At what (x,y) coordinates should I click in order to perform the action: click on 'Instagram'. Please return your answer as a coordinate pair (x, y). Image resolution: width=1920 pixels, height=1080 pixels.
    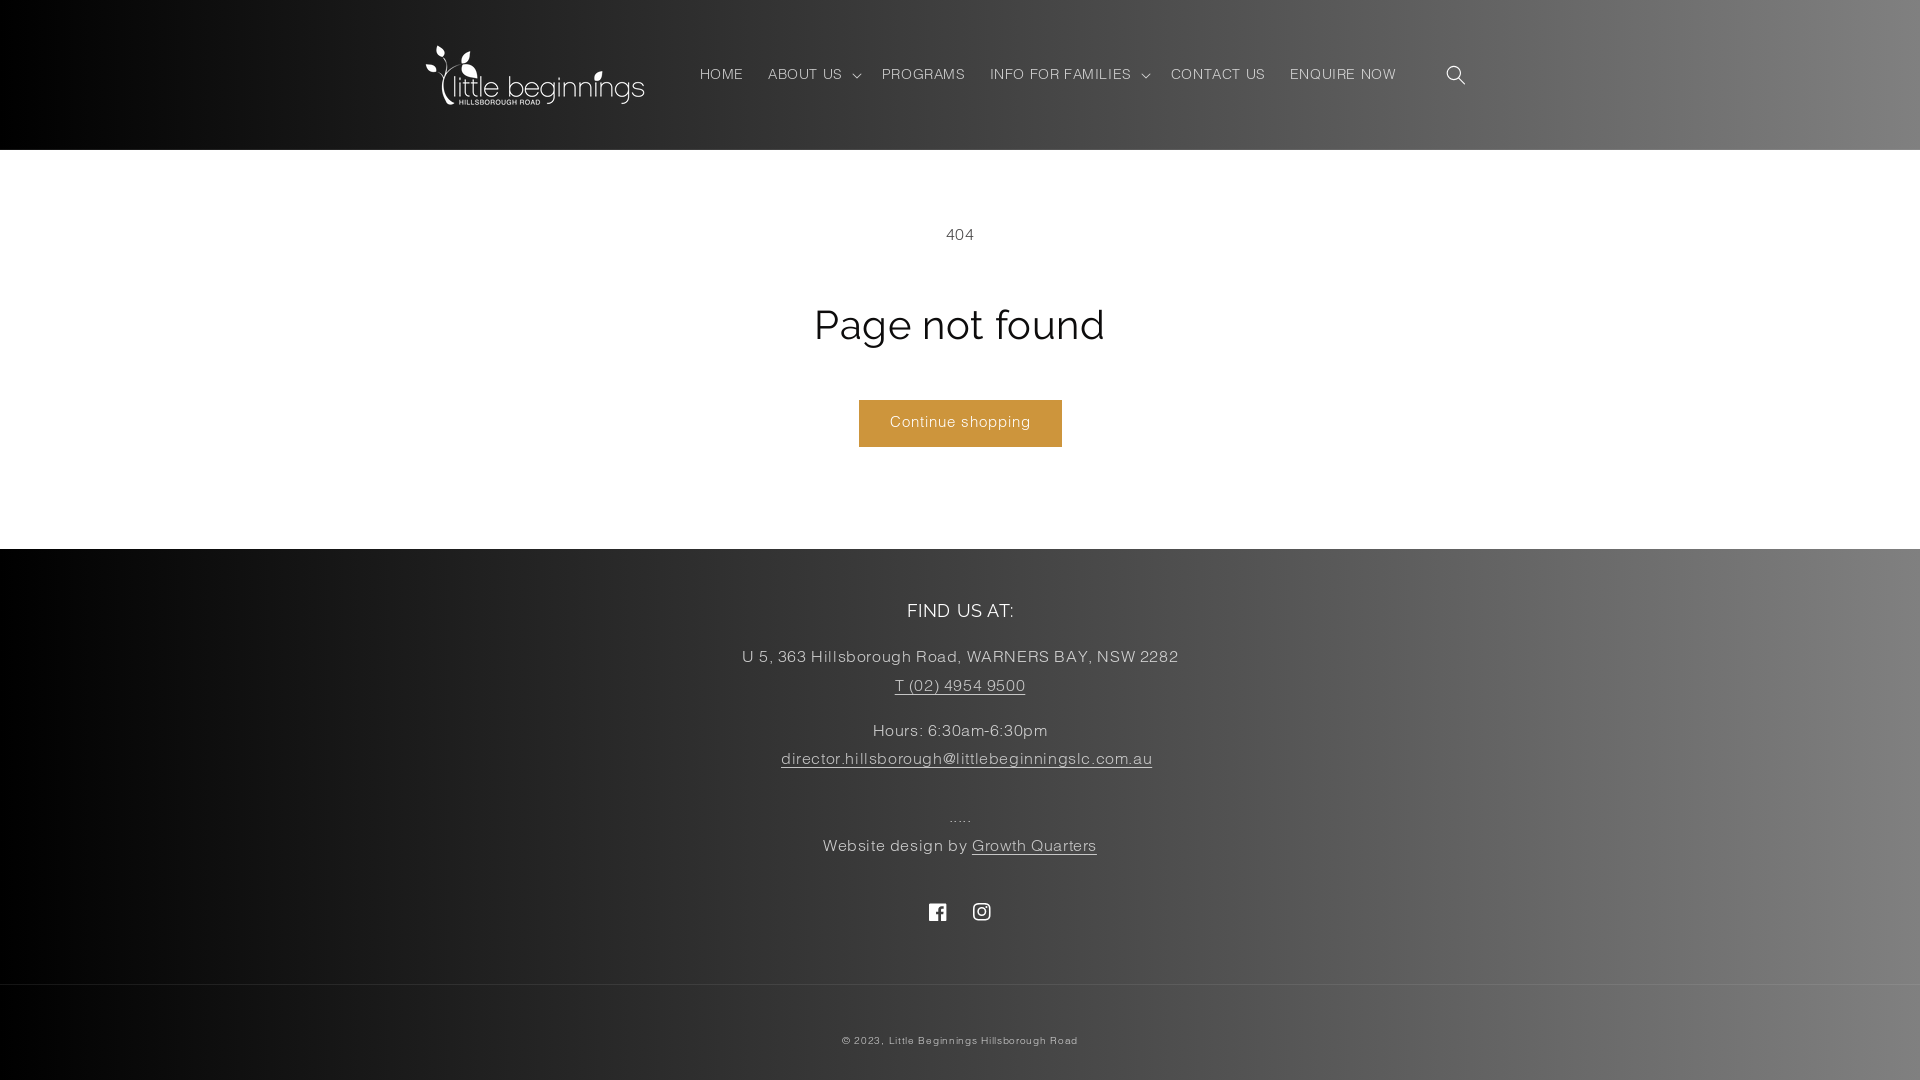
    Looking at the image, I should click on (960, 911).